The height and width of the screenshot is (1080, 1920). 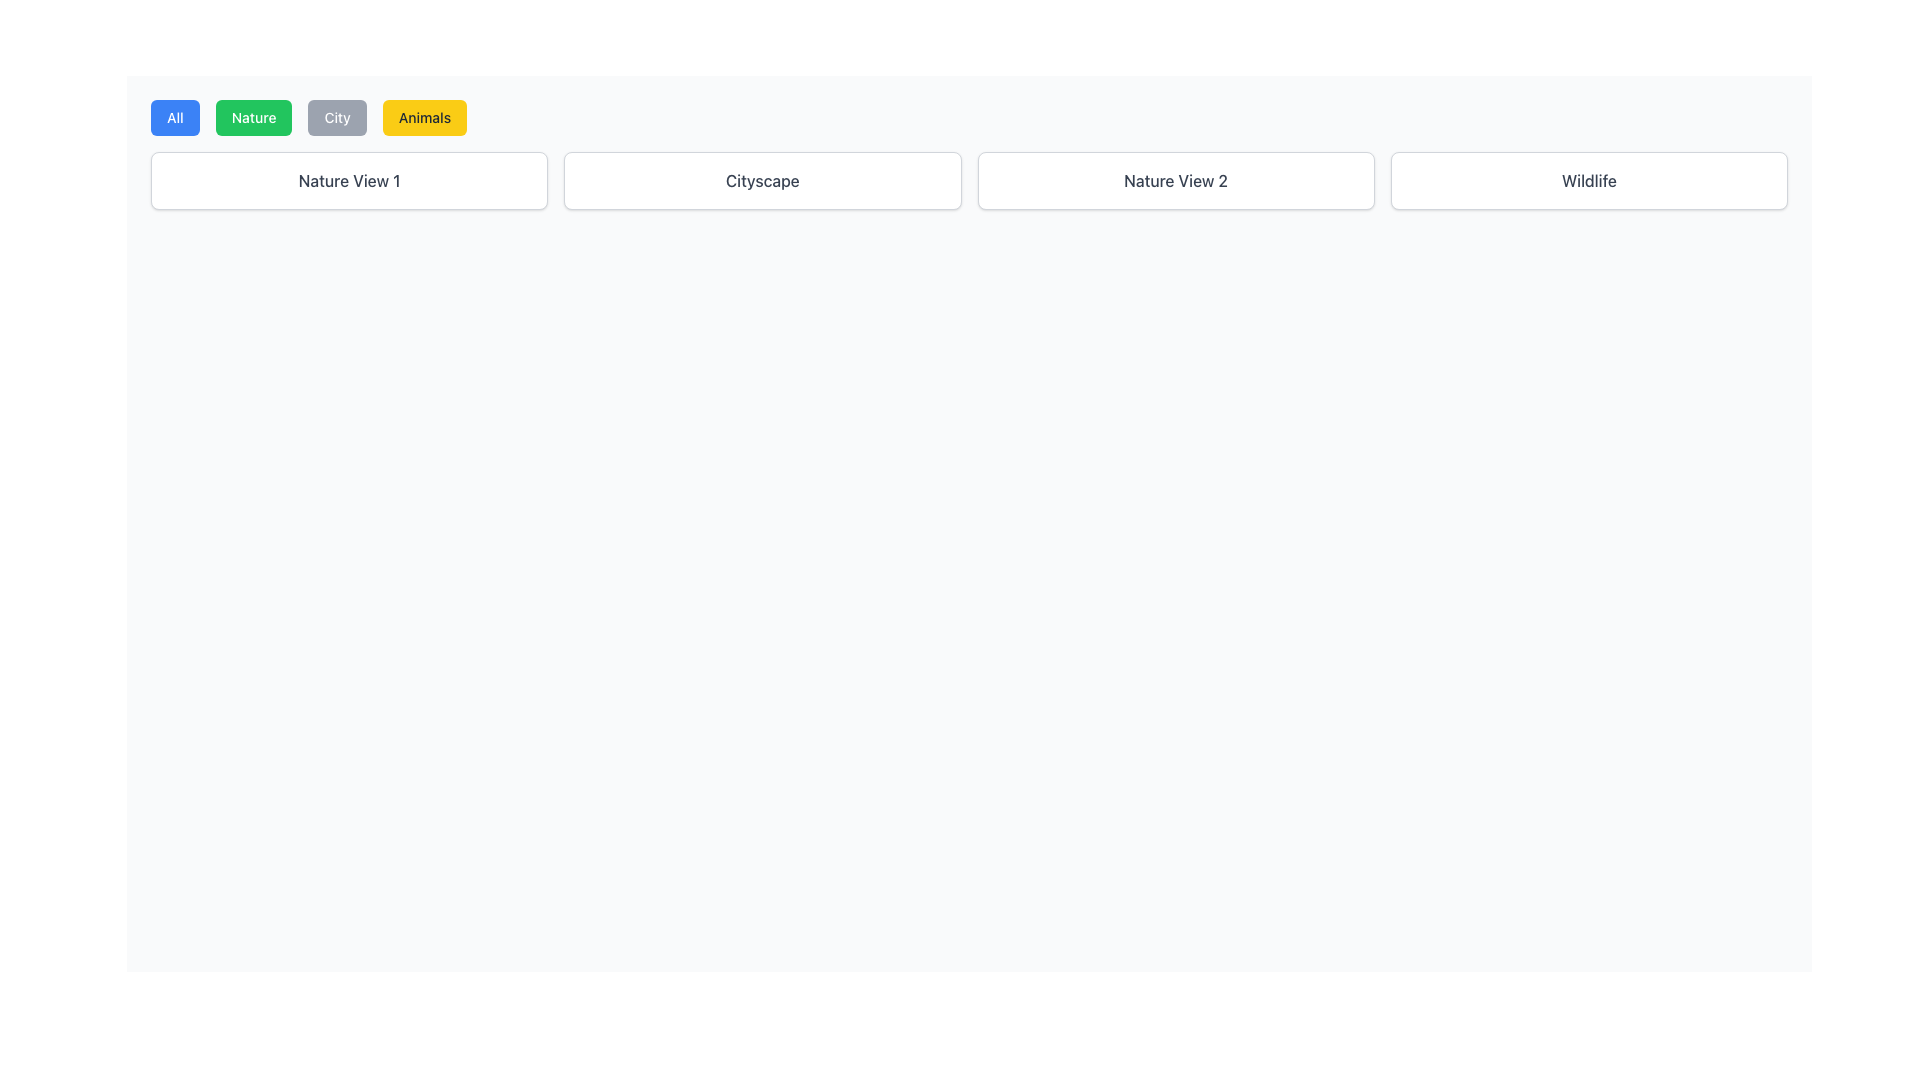 What do you see at coordinates (1588, 181) in the screenshot?
I see `the non-interactive label indicating the category 'Wildlife' which is the fourth item in a horizontally aligned grid near the top of the interface` at bounding box center [1588, 181].